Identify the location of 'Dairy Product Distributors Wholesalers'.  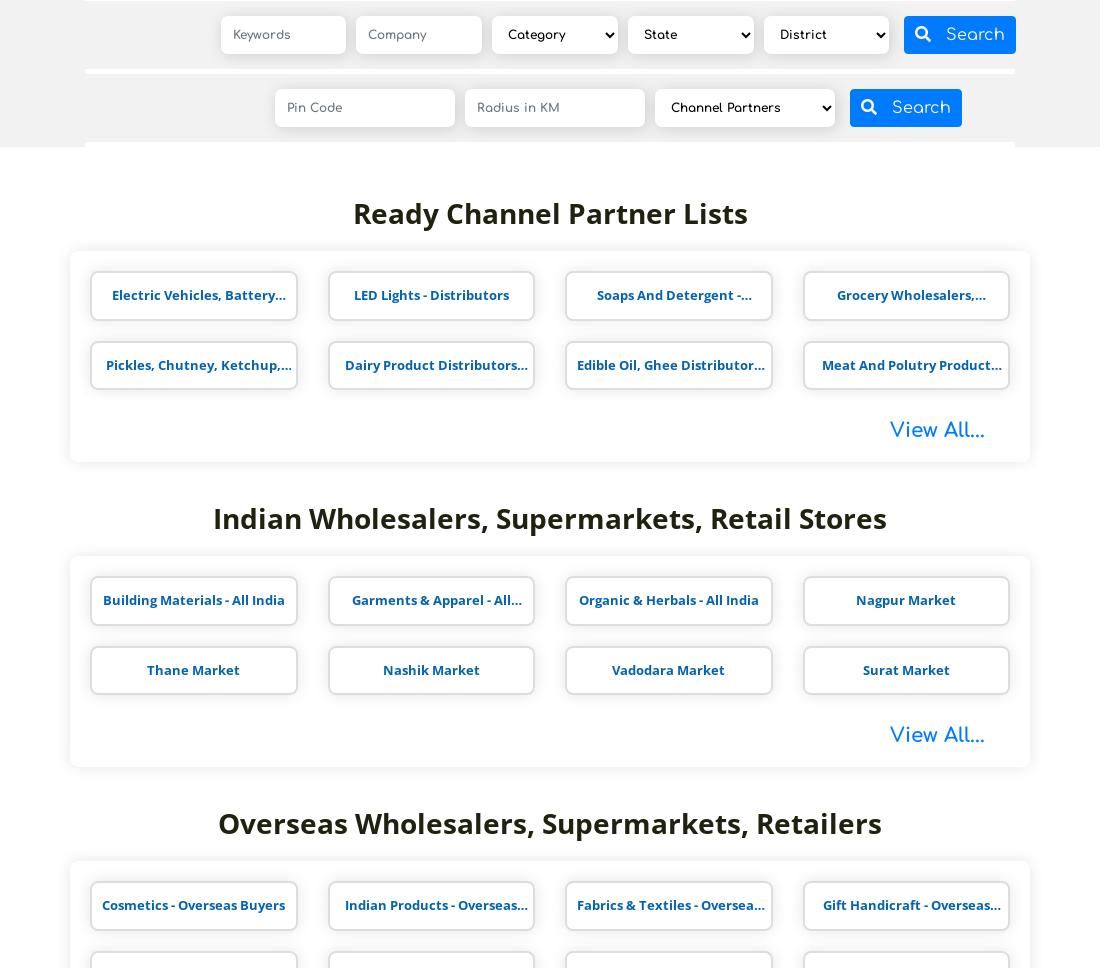
(429, 371).